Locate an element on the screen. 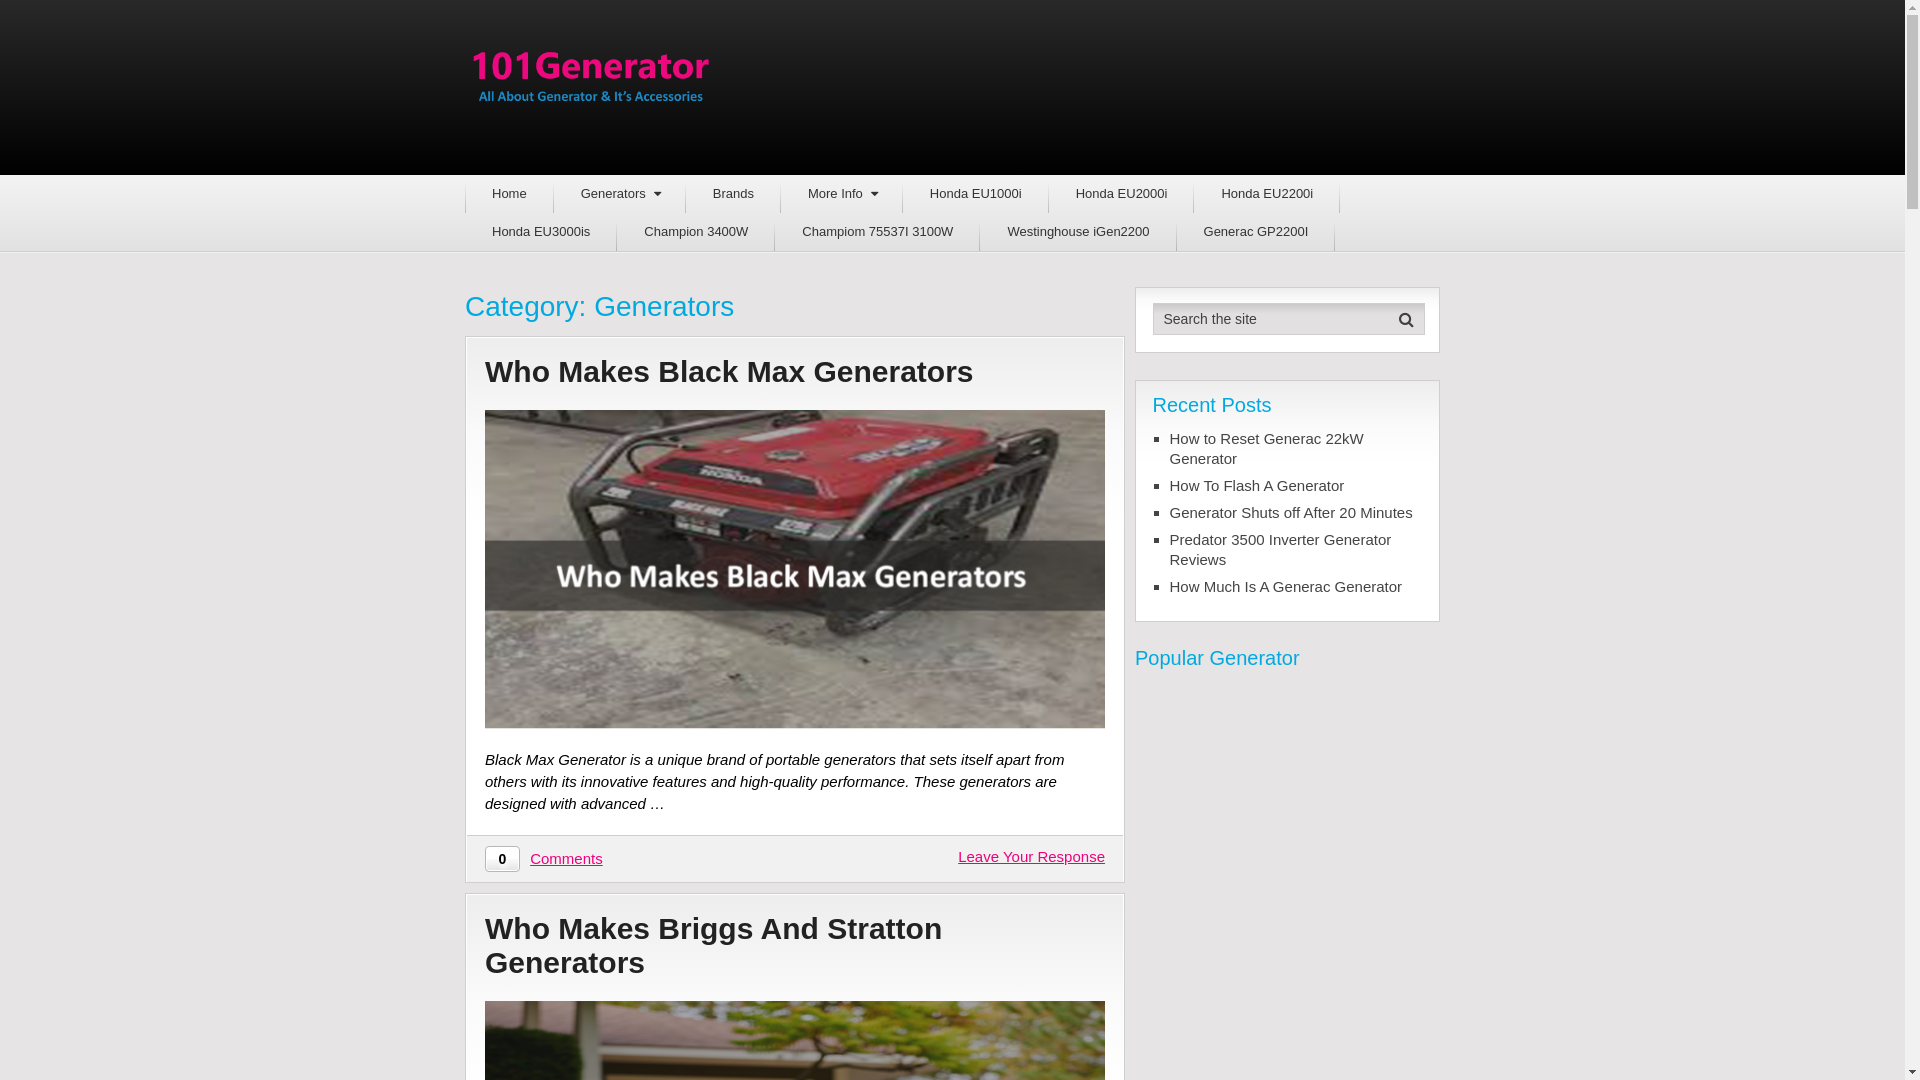 The height and width of the screenshot is (1080, 1920). 'Generator Shuts off After 20 Minutes' is located at coordinates (1296, 512).